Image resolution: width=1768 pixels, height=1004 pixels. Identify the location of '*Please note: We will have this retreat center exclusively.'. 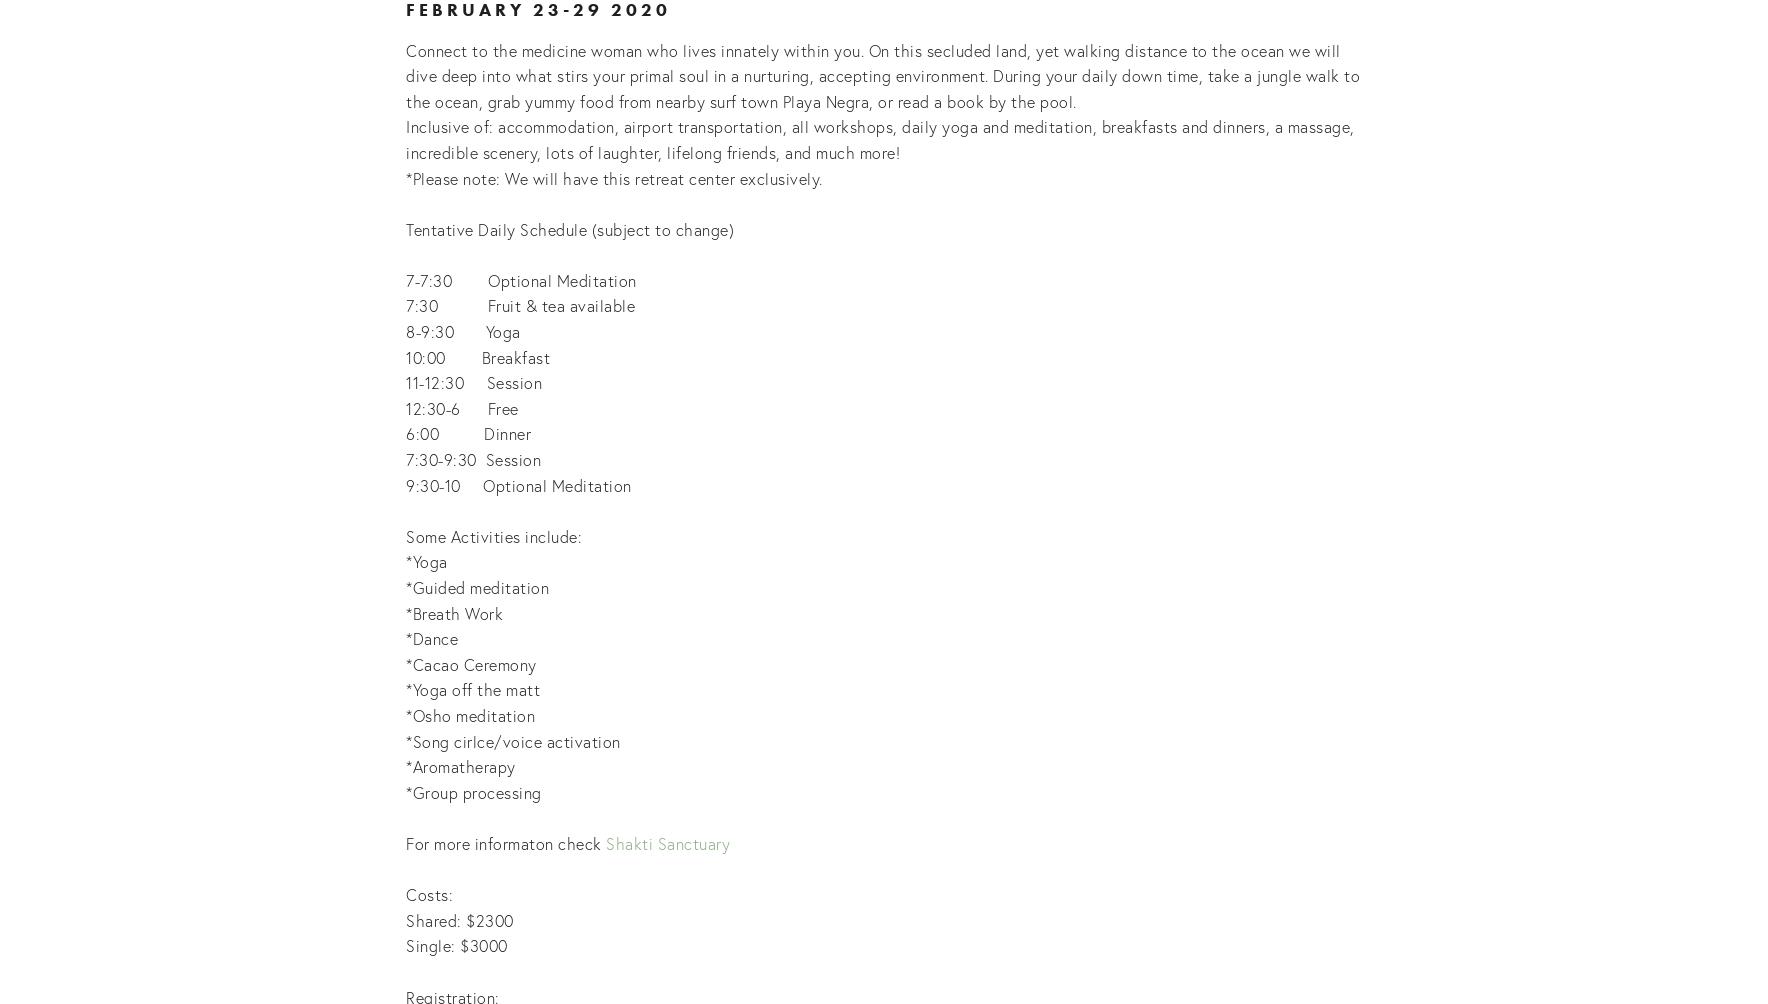
(613, 176).